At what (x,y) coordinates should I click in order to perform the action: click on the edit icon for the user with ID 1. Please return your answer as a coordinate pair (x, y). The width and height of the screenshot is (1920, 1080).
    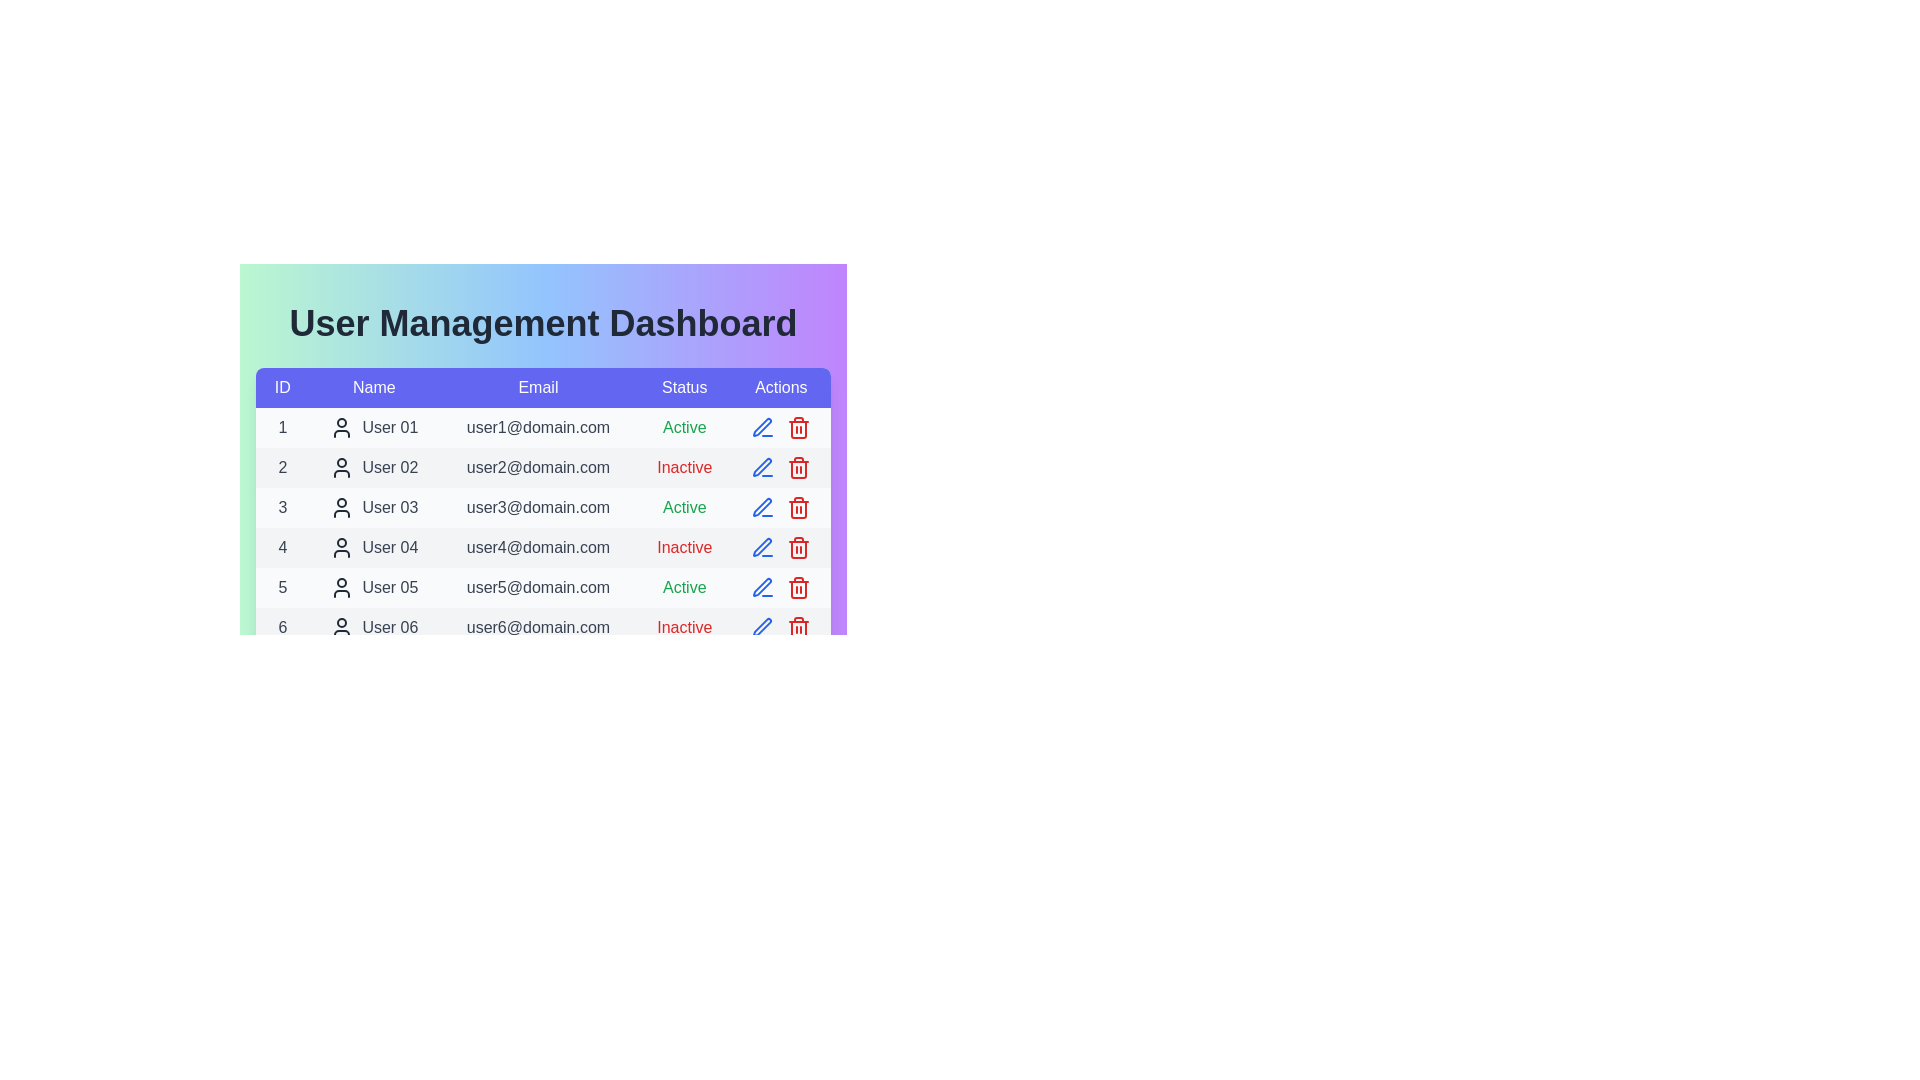
    Looking at the image, I should click on (762, 427).